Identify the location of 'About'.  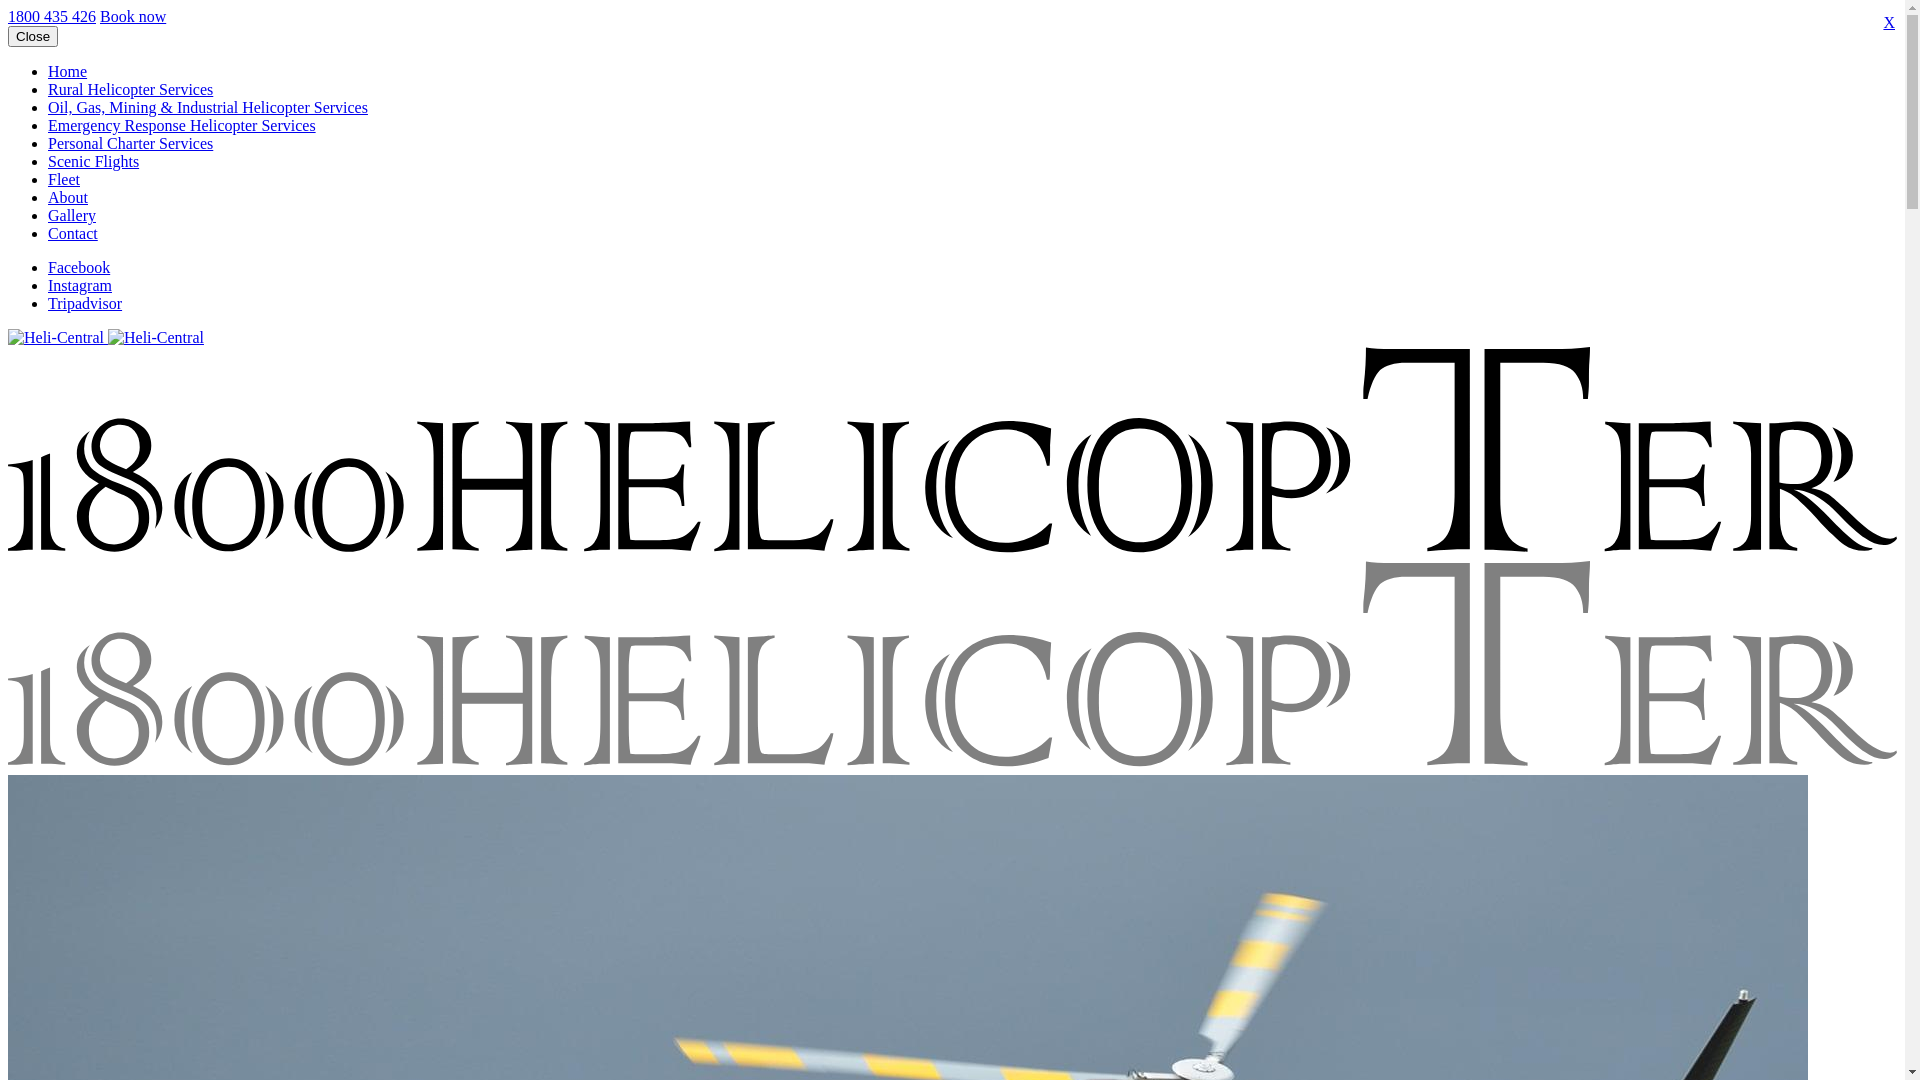
(67, 197).